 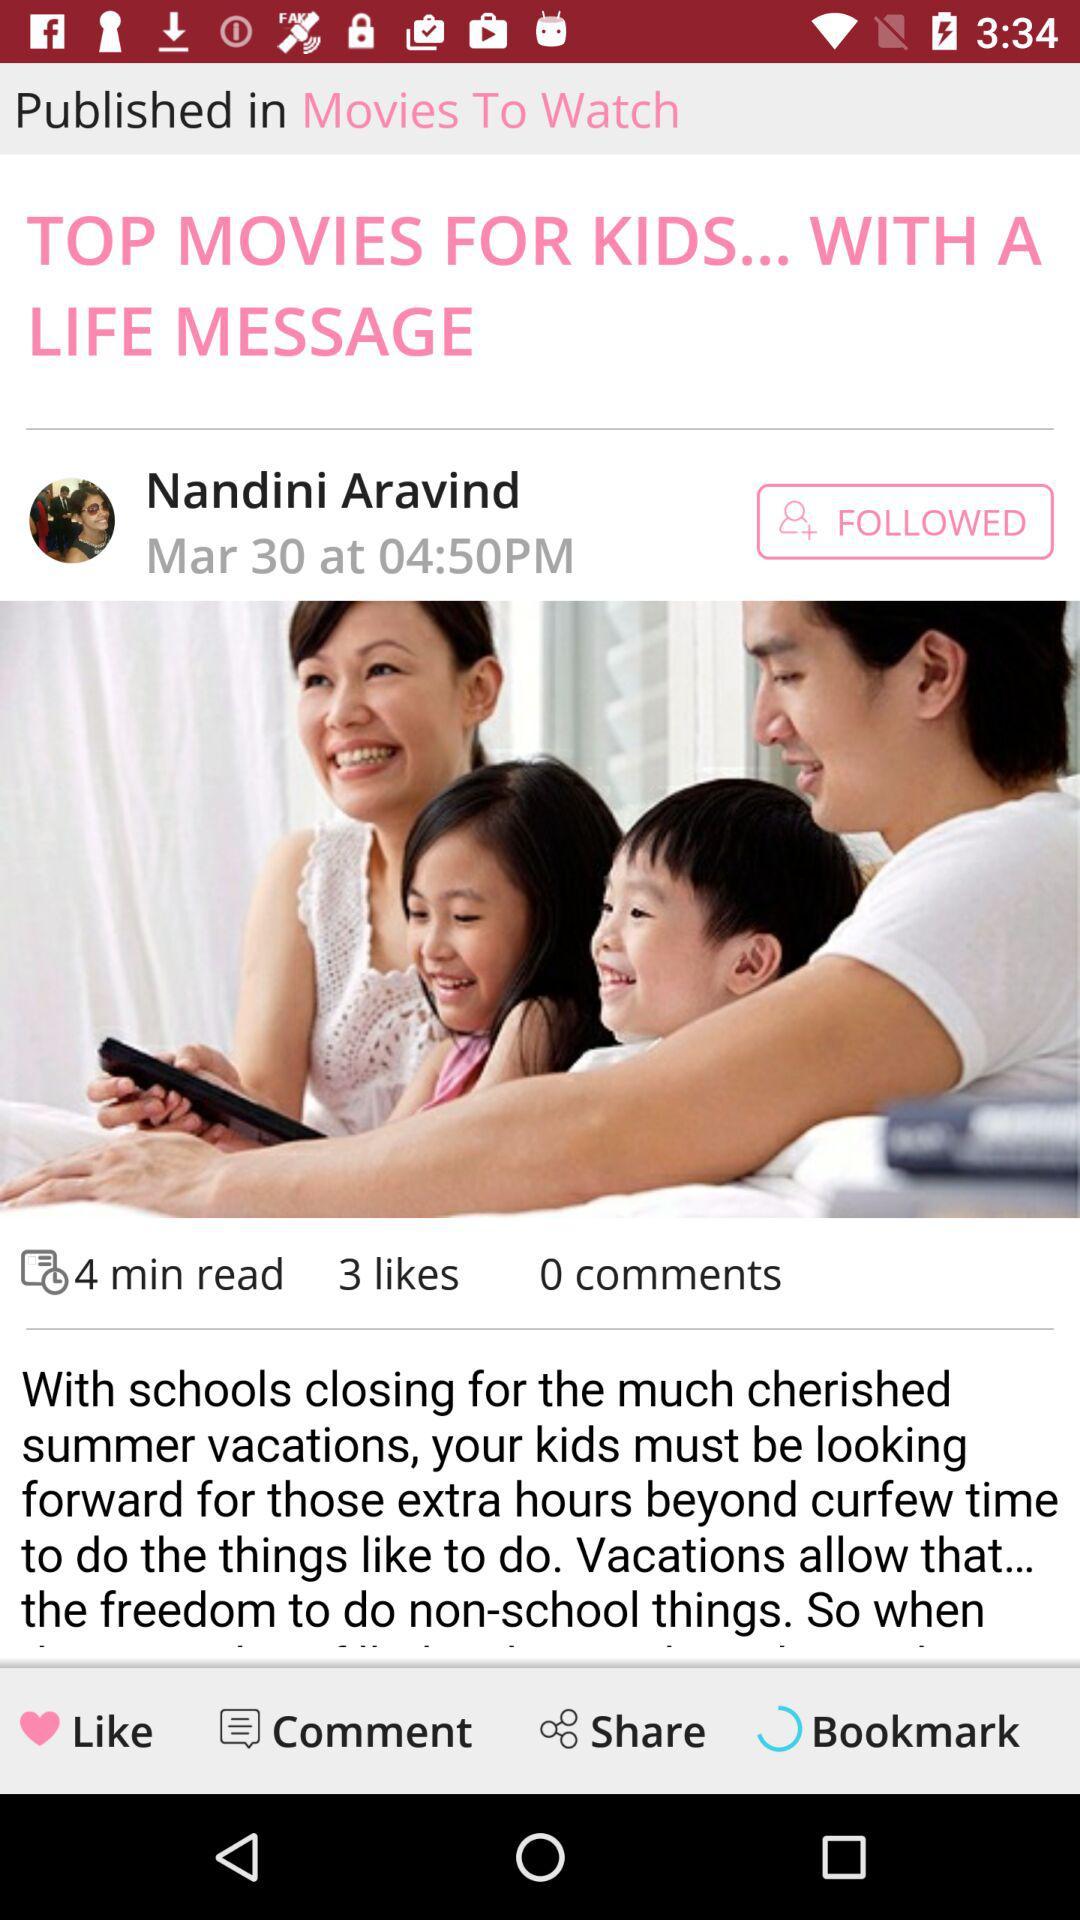 What do you see at coordinates (558, 1727) in the screenshot?
I see `share` at bounding box center [558, 1727].